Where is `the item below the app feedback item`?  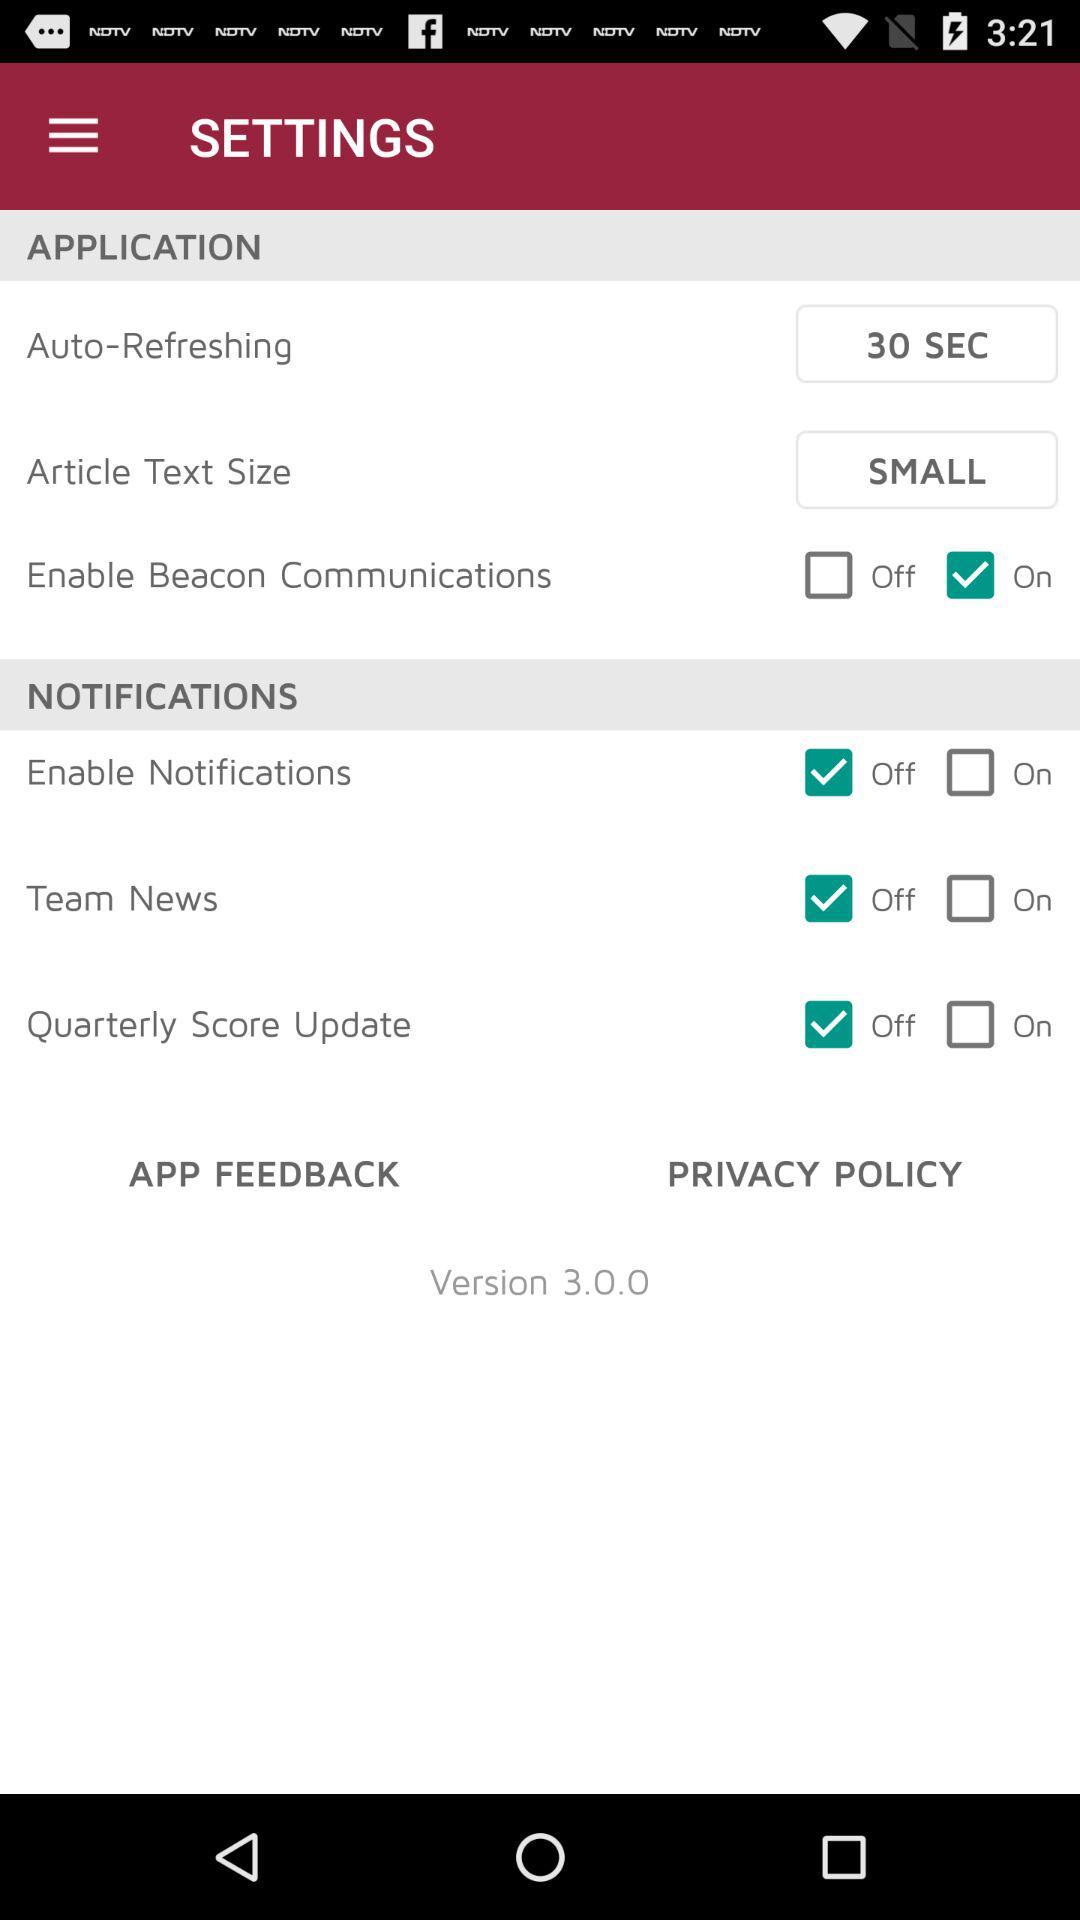
the item below the app feedback item is located at coordinates (540, 1280).